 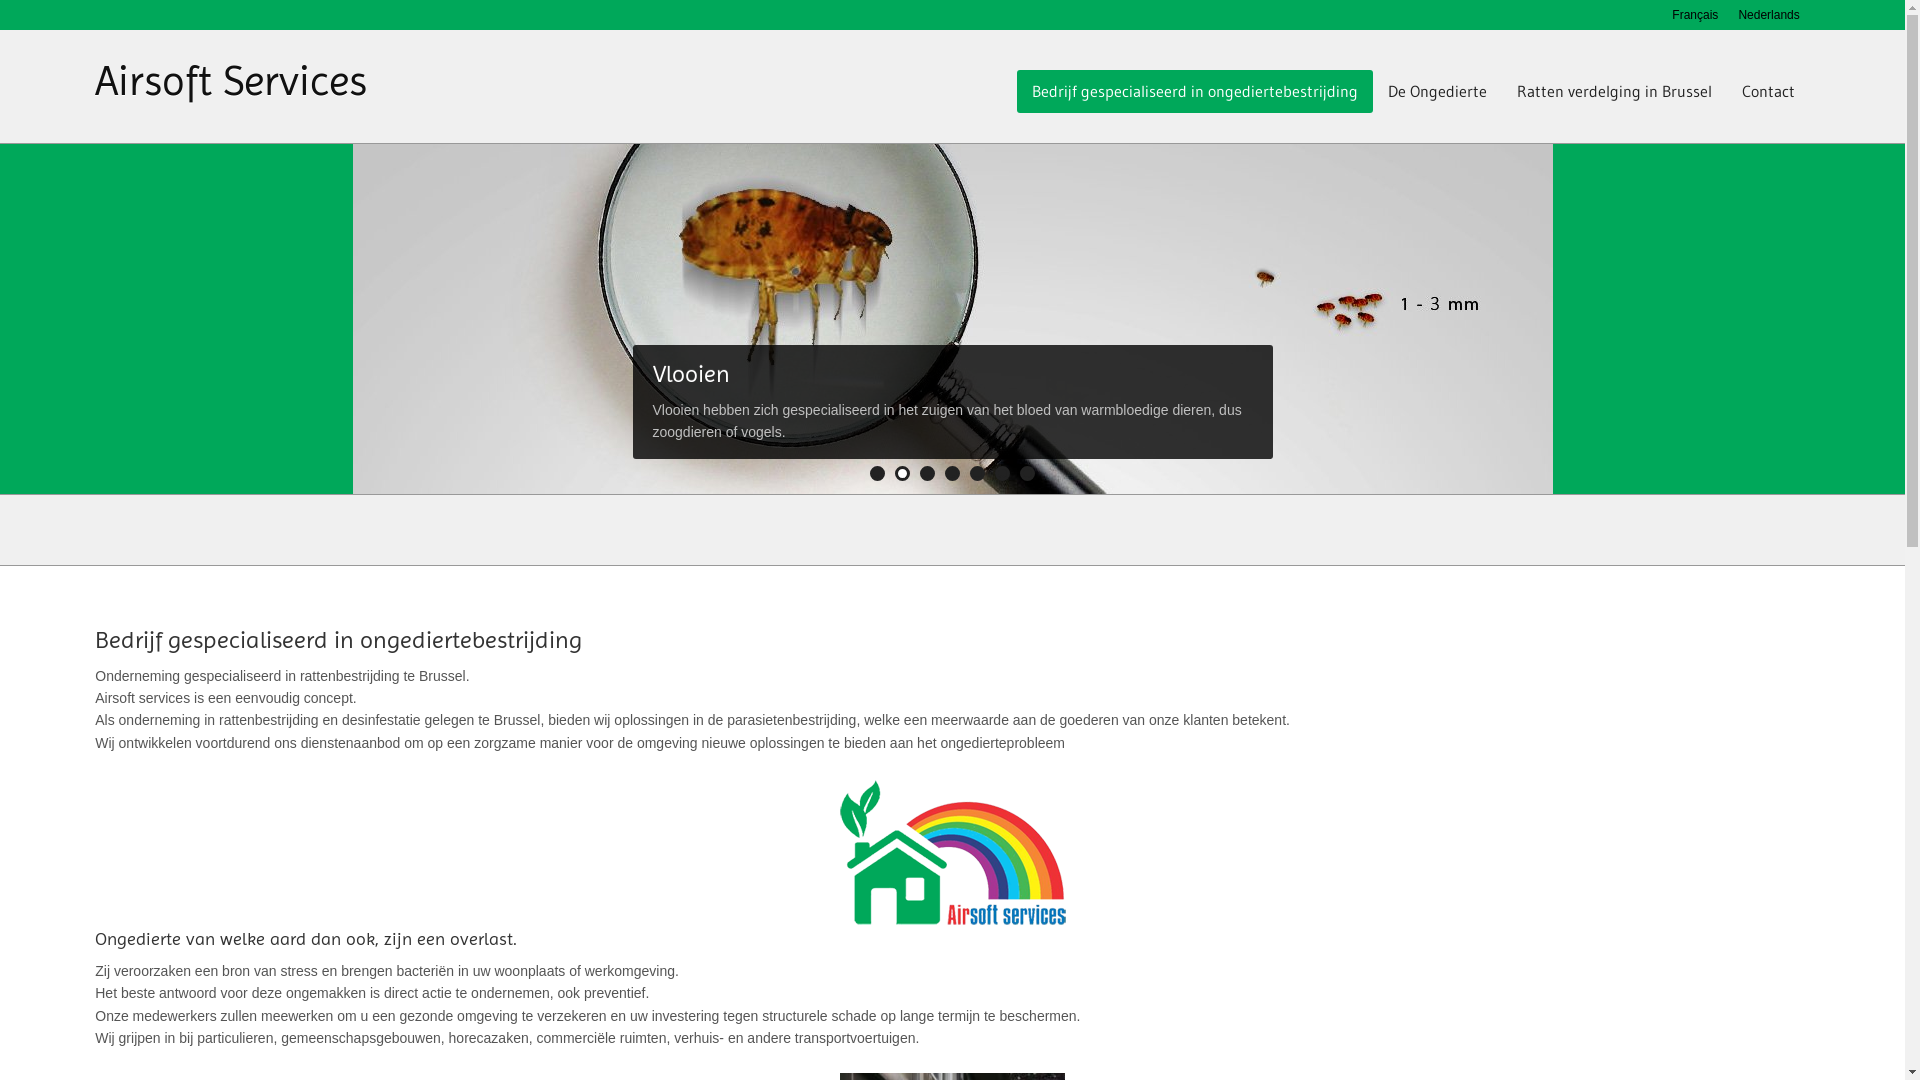 What do you see at coordinates (1027, 473) in the screenshot?
I see `'7'` at bounding box center [1027, 473].